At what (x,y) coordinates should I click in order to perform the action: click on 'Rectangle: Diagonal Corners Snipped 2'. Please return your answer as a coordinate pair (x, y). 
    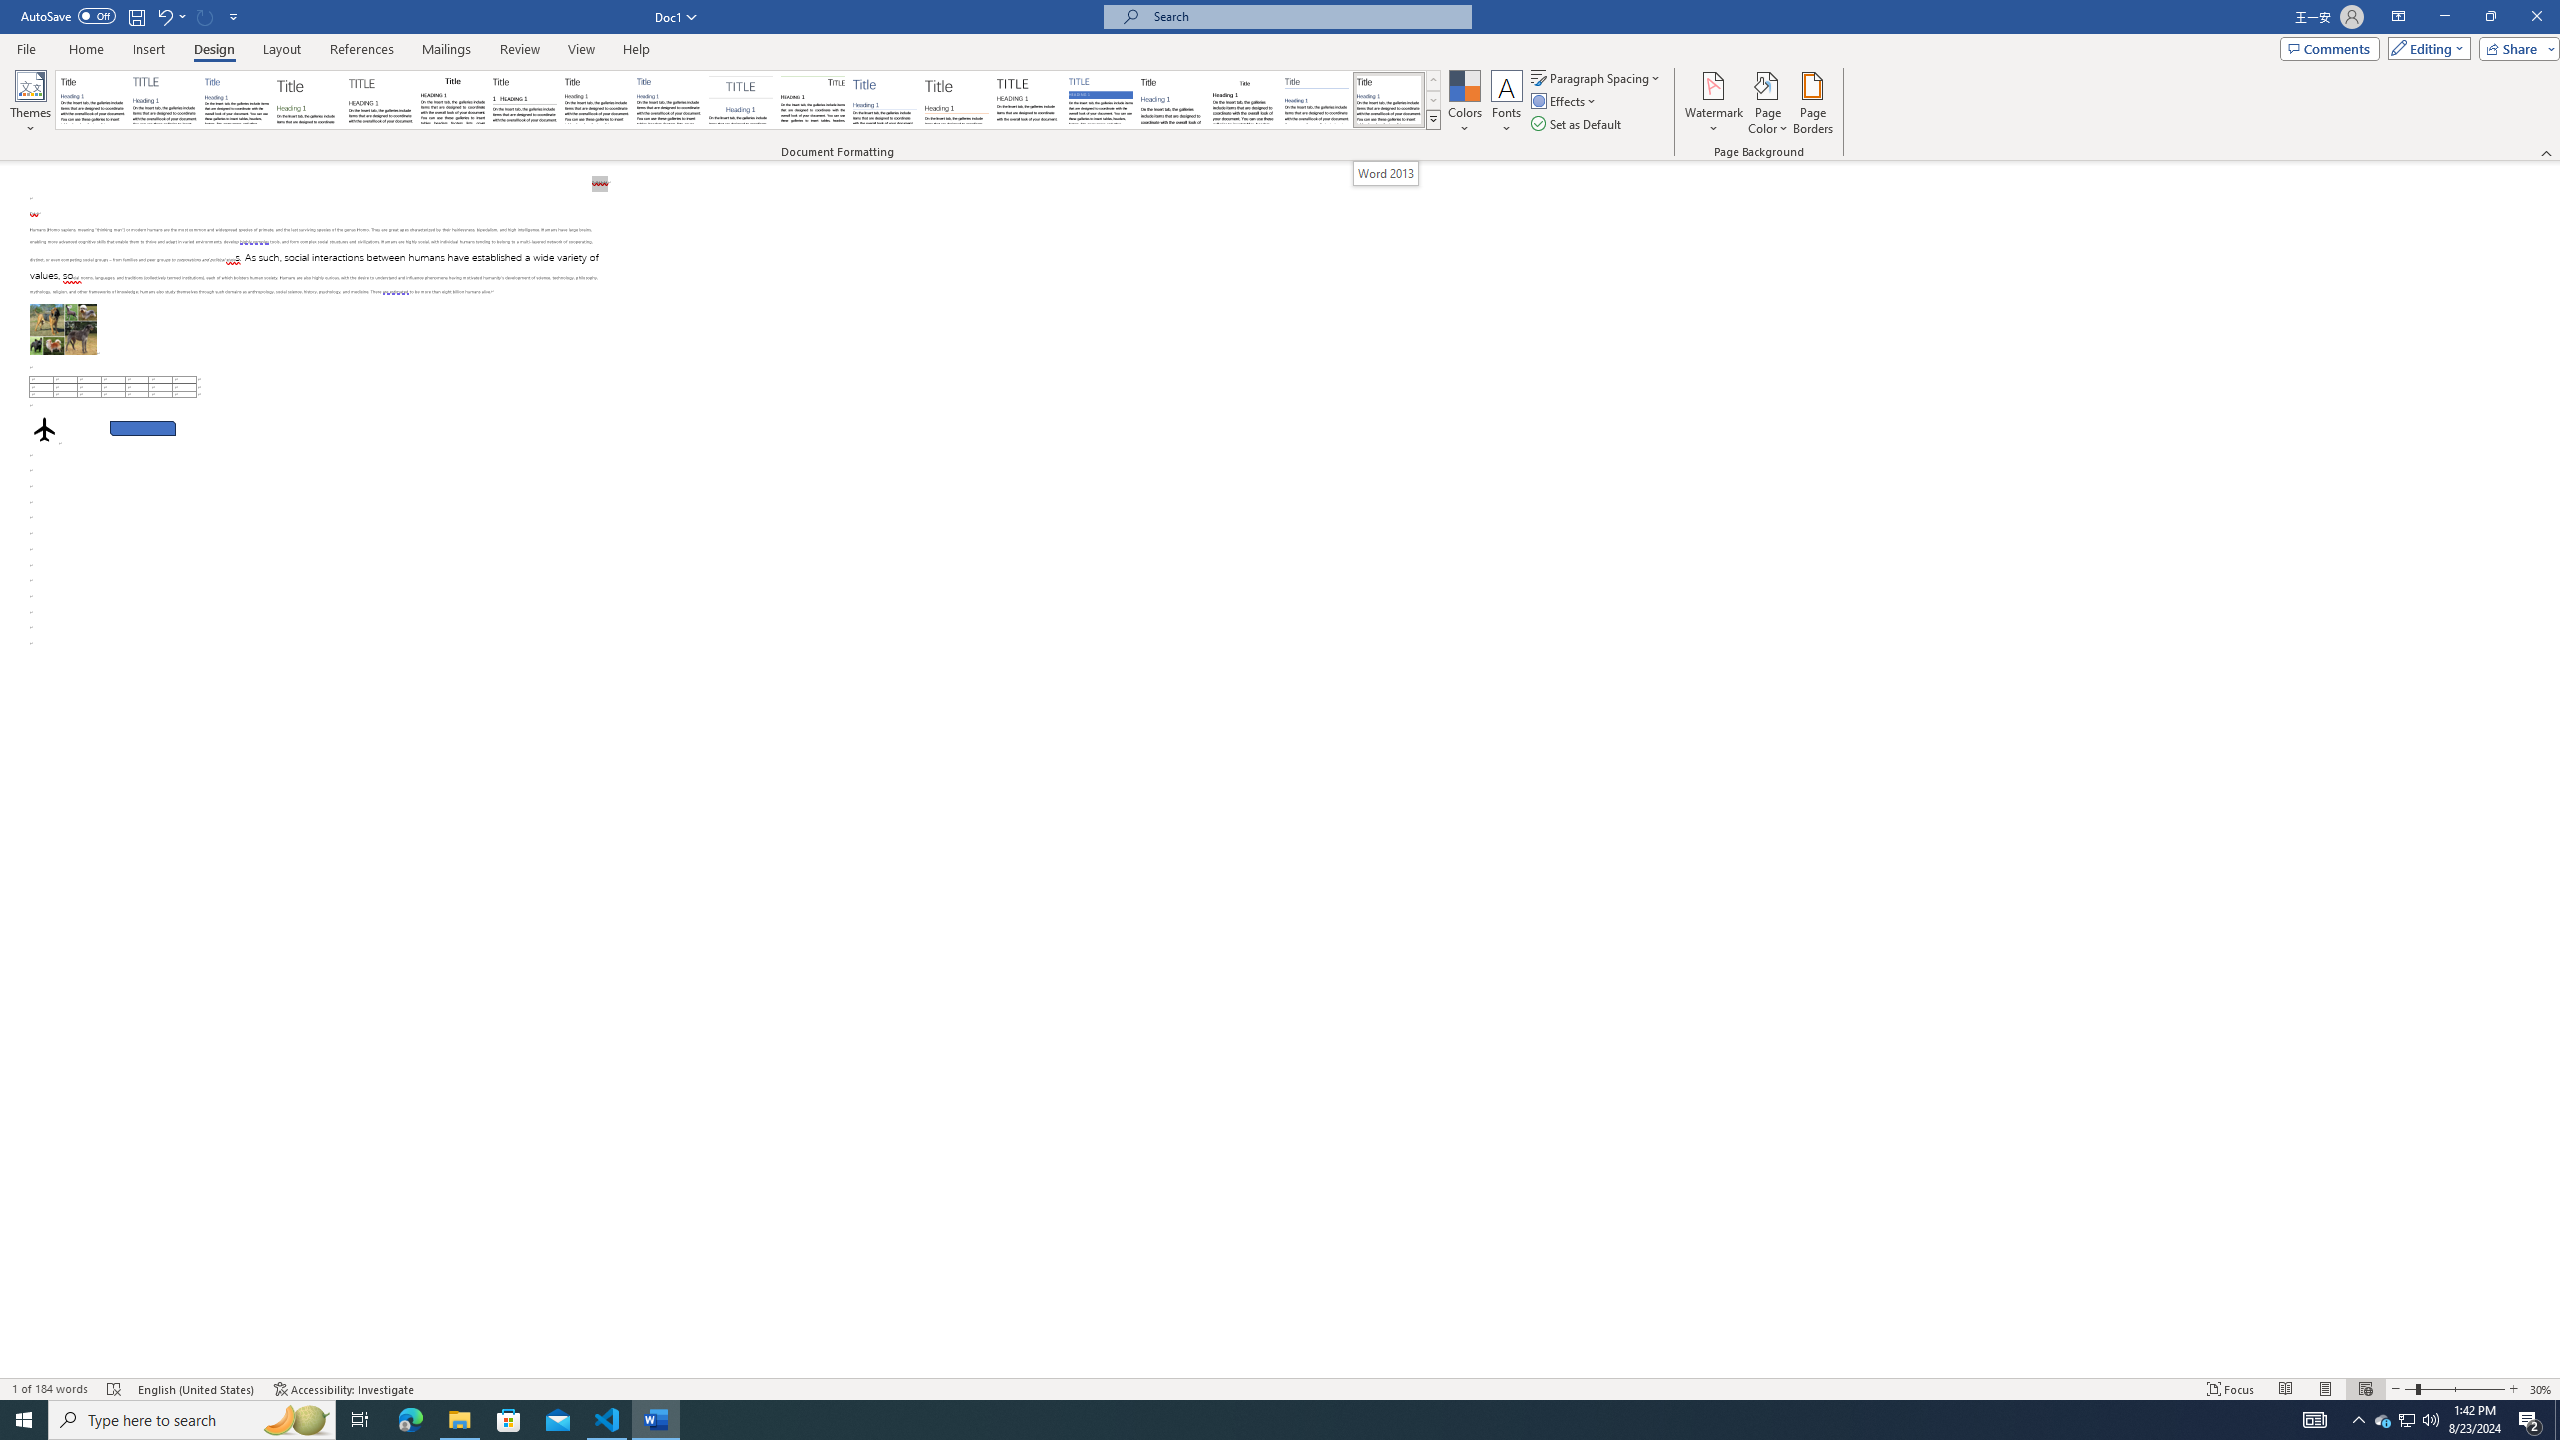
    Looking at the image, I should click on (142, 428).